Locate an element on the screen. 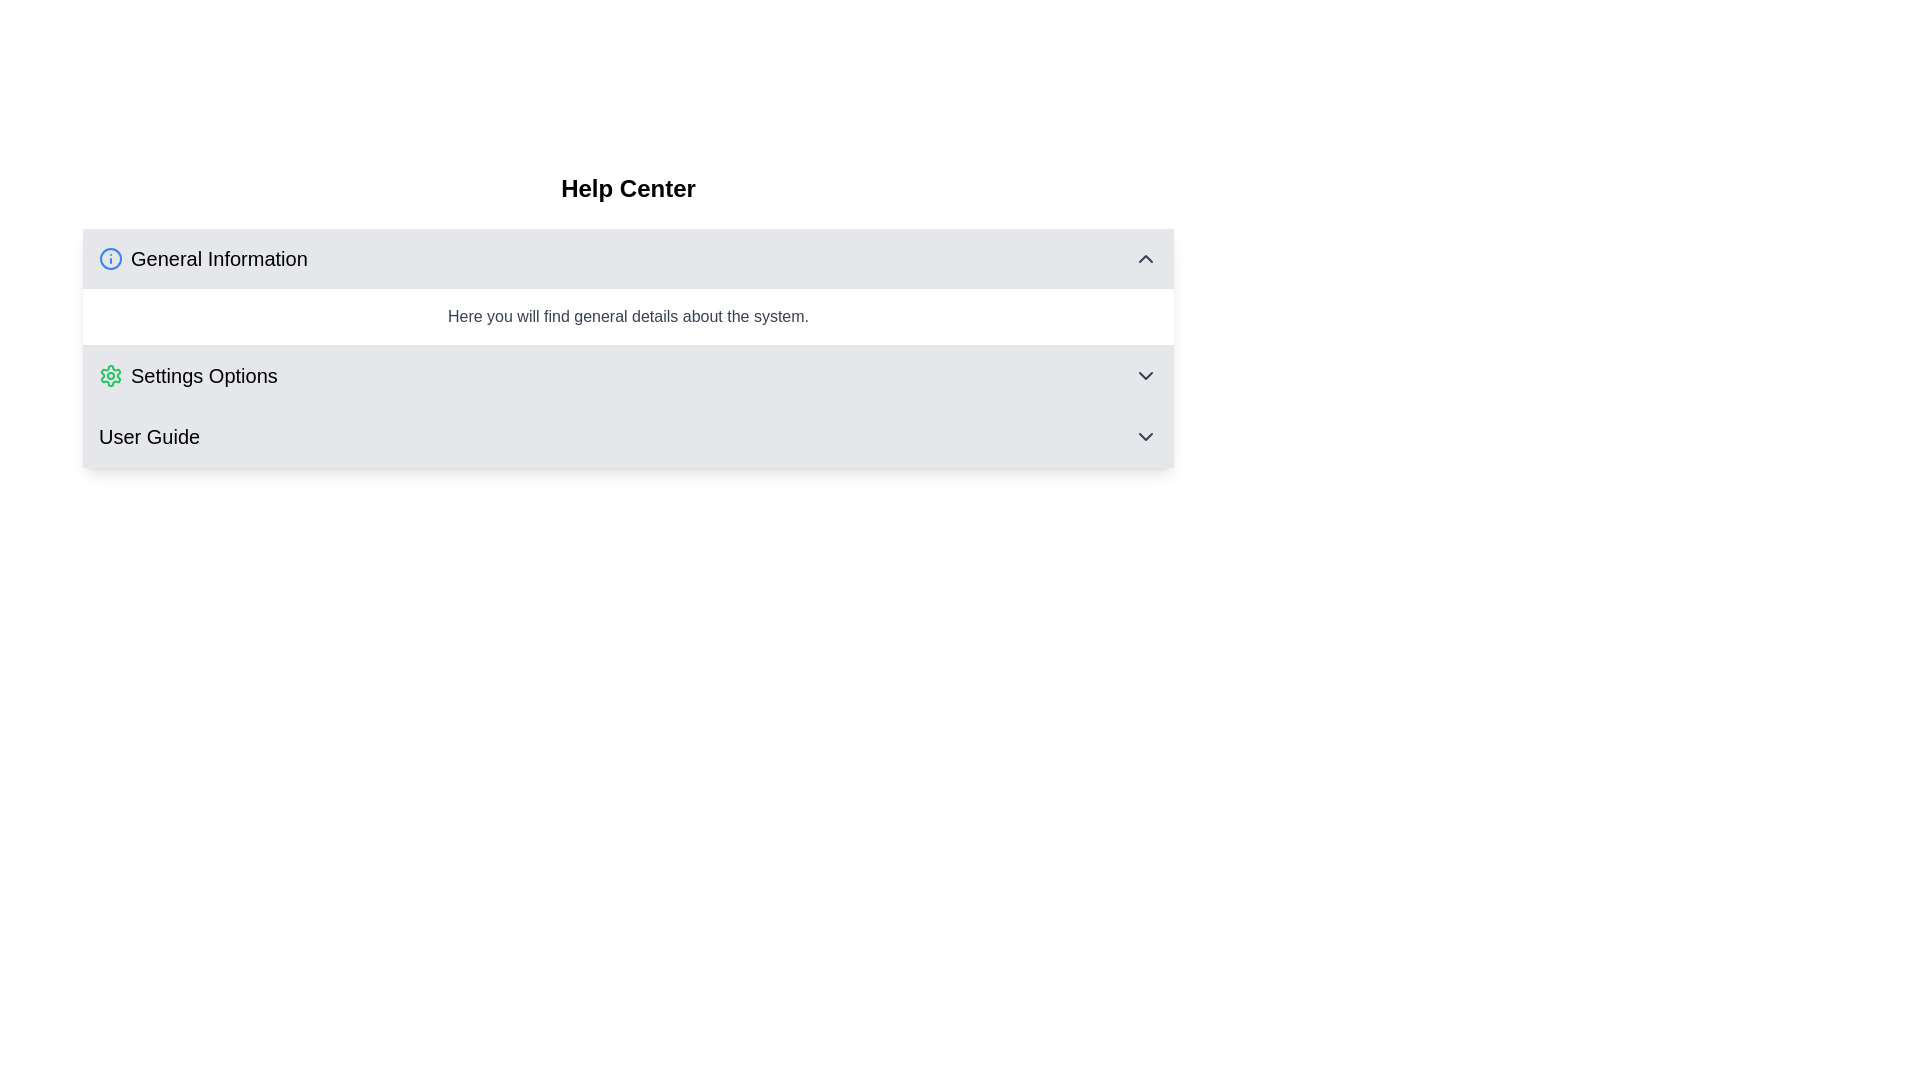 This screenshot has height=1080, width=1920. the upward-pointing chevron icon button located at the top-right corner of the 'General Information' header is located at coordinates (1146, 257).